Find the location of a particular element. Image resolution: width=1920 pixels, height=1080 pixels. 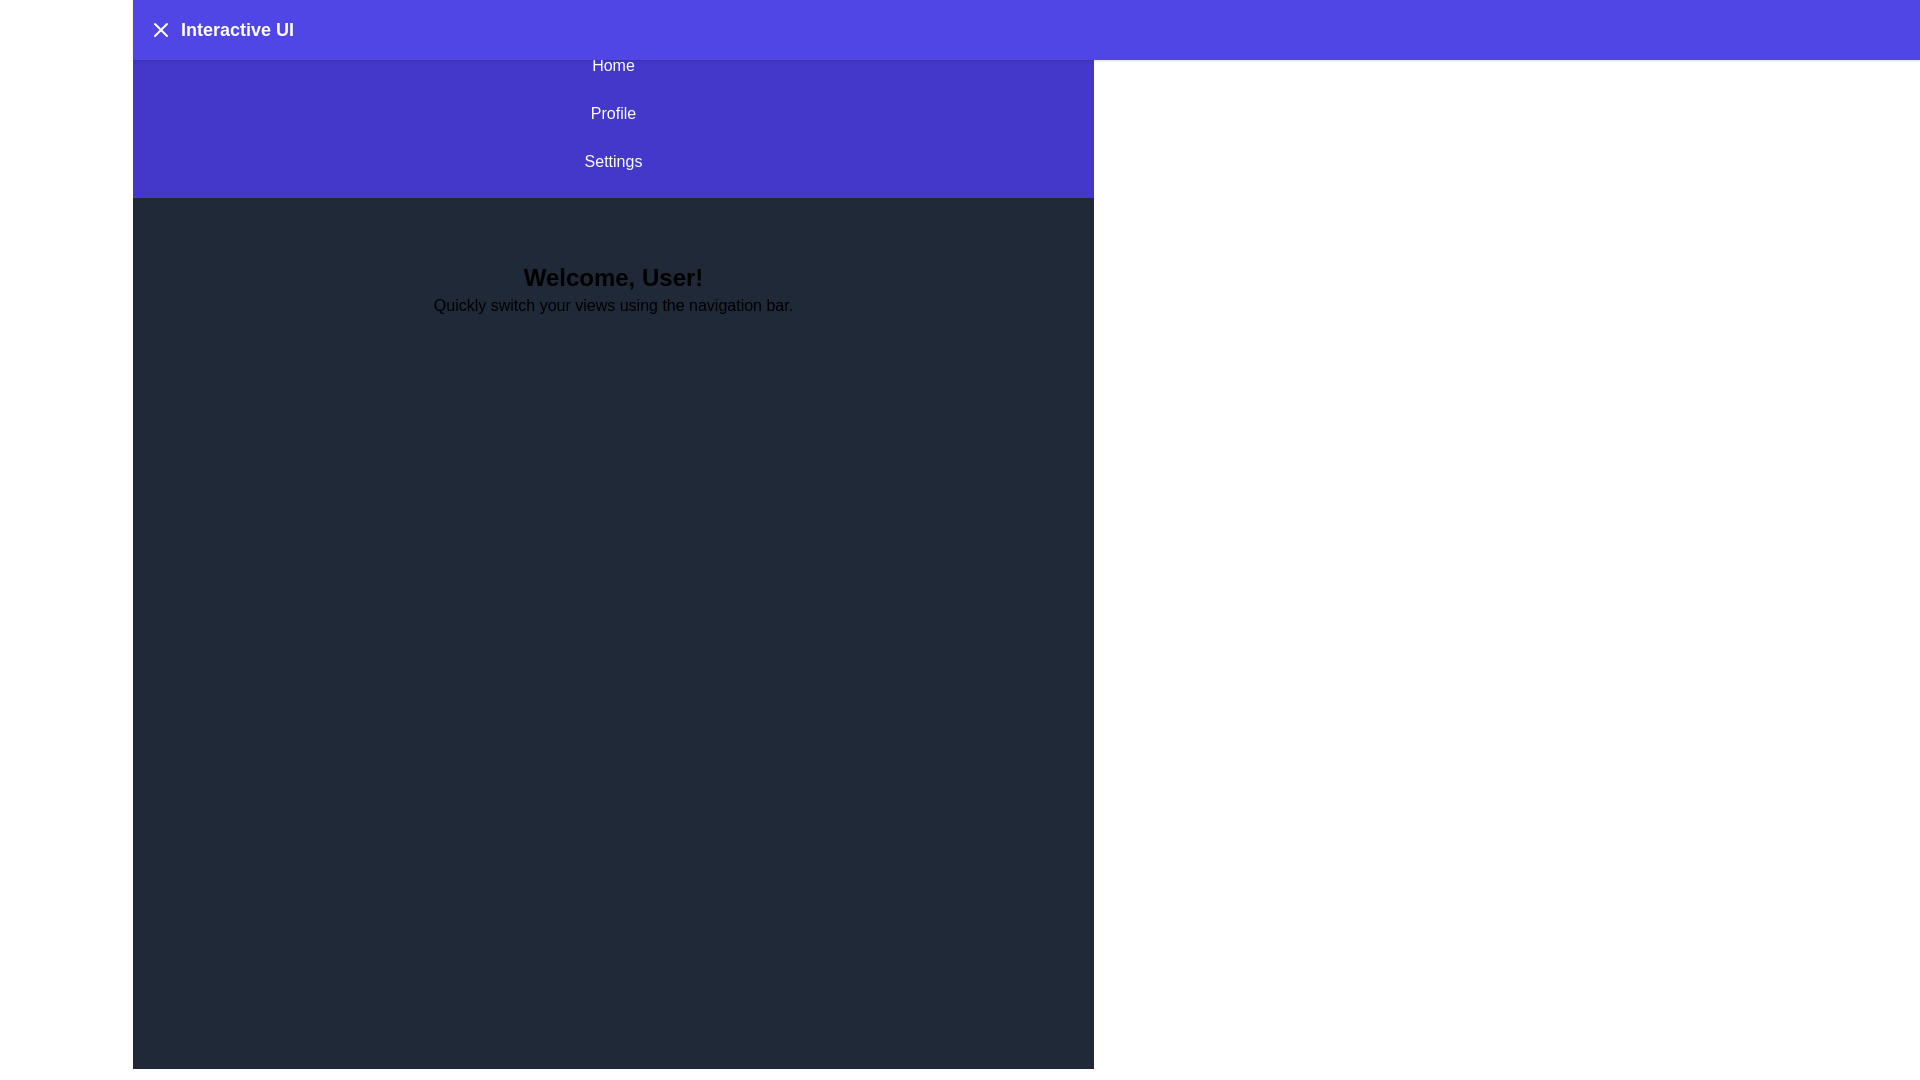

the navigation menu item Profile is located at coordinates (612, 114).